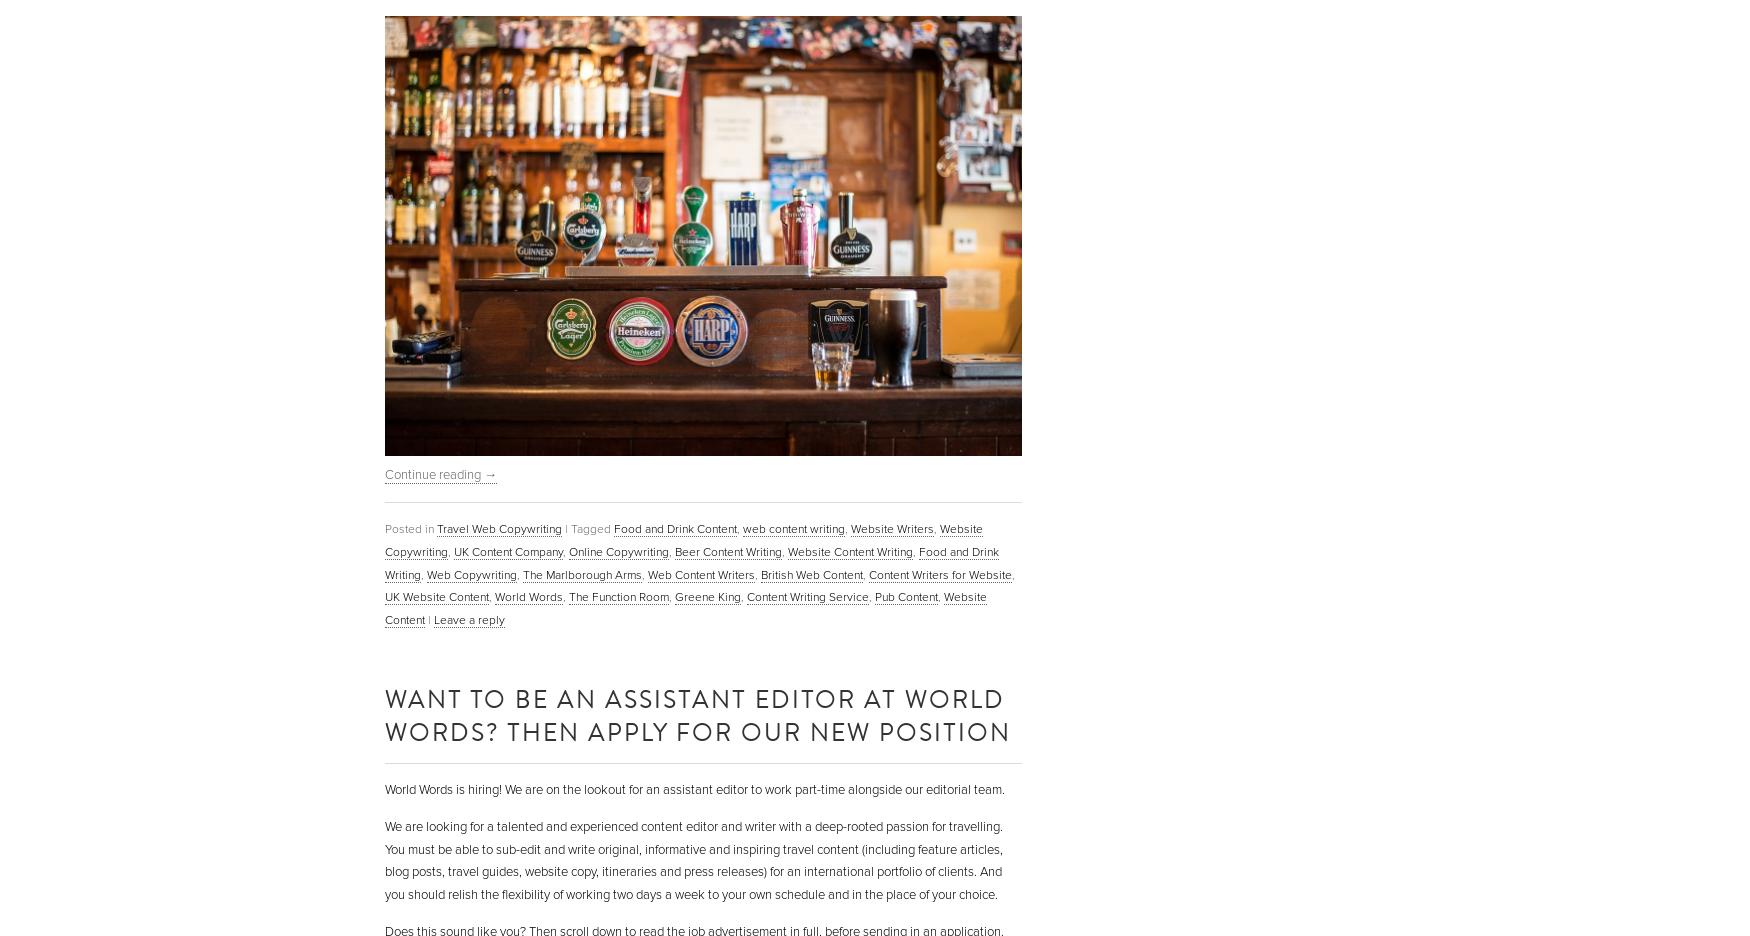 The image size is (1750, 936). Describe the element at coordinates (875, 596) in the screenshot. I see `'Pub Content'` at that location.